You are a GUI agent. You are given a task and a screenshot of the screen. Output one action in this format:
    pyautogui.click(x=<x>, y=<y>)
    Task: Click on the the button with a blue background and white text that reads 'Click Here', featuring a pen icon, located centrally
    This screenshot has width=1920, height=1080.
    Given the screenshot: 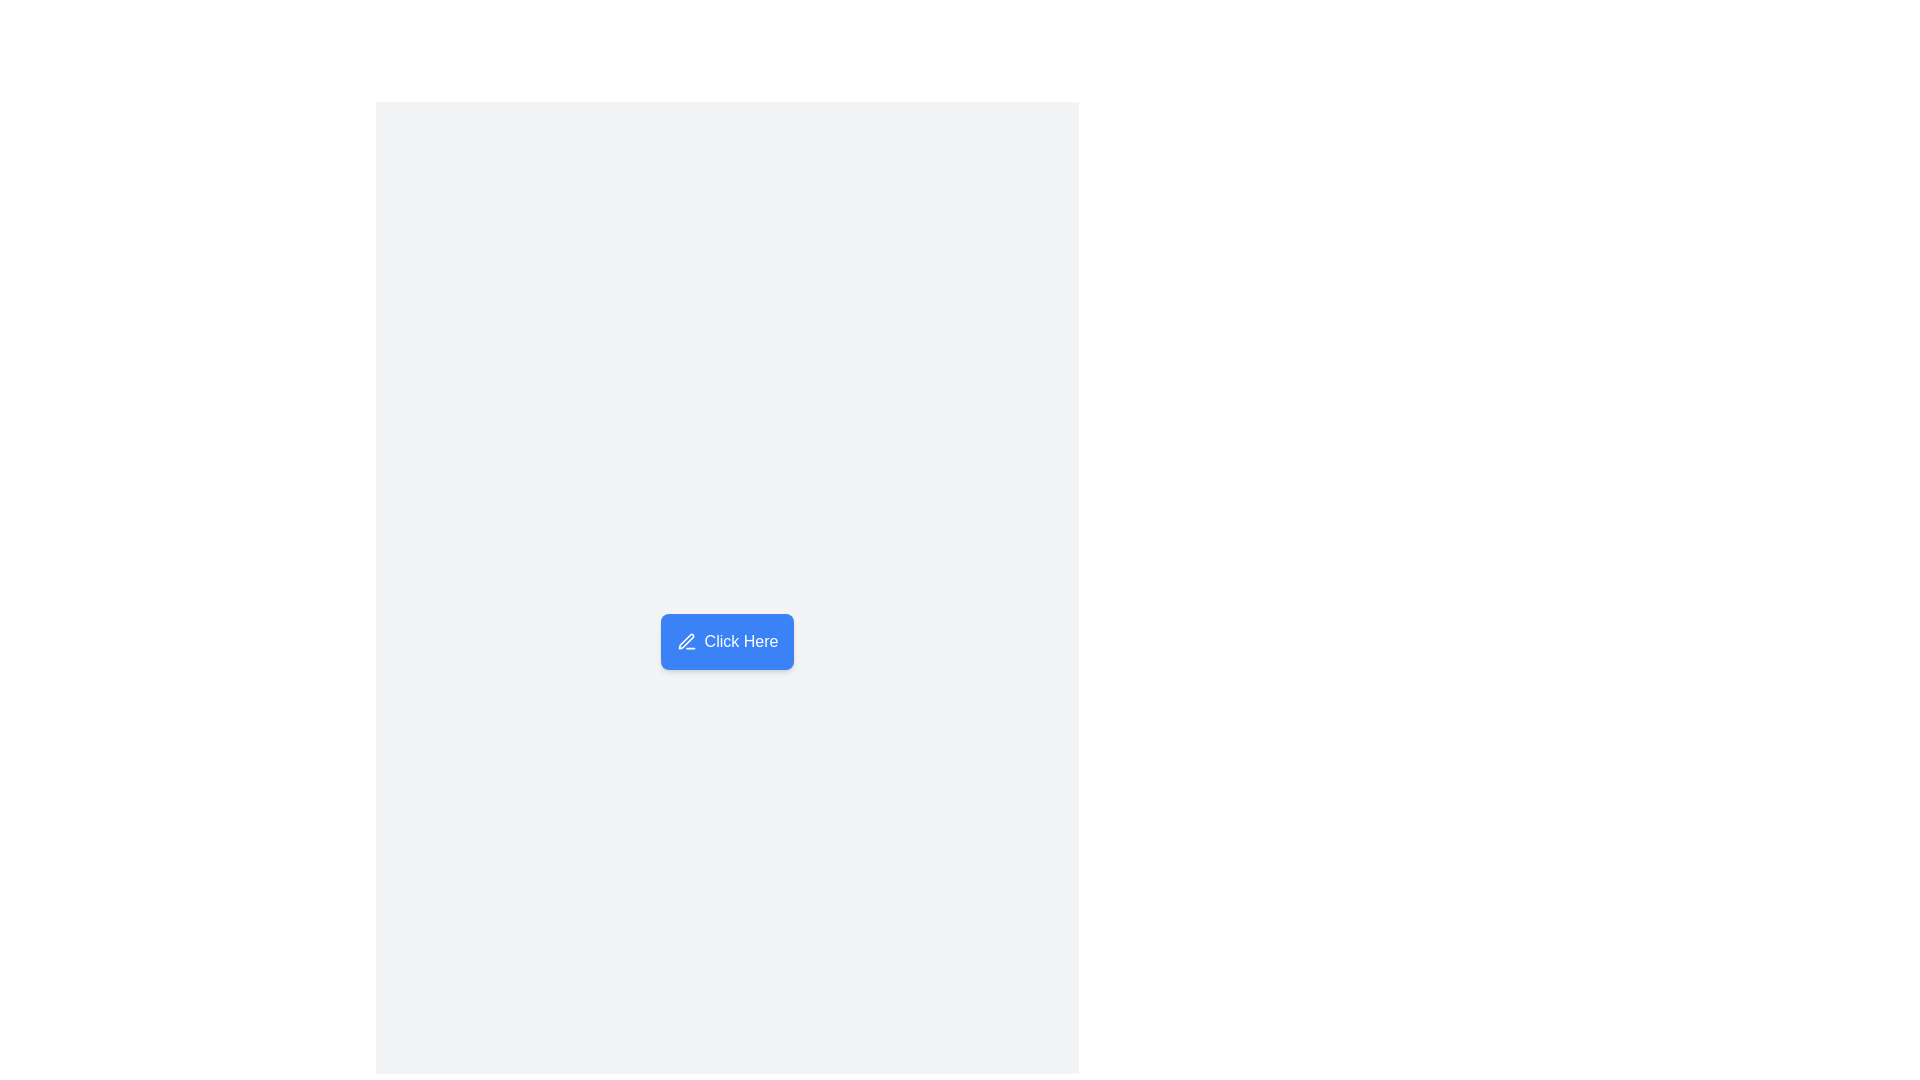 What is the action you would take?
    pyautogui.click(x=726, y=641)
    